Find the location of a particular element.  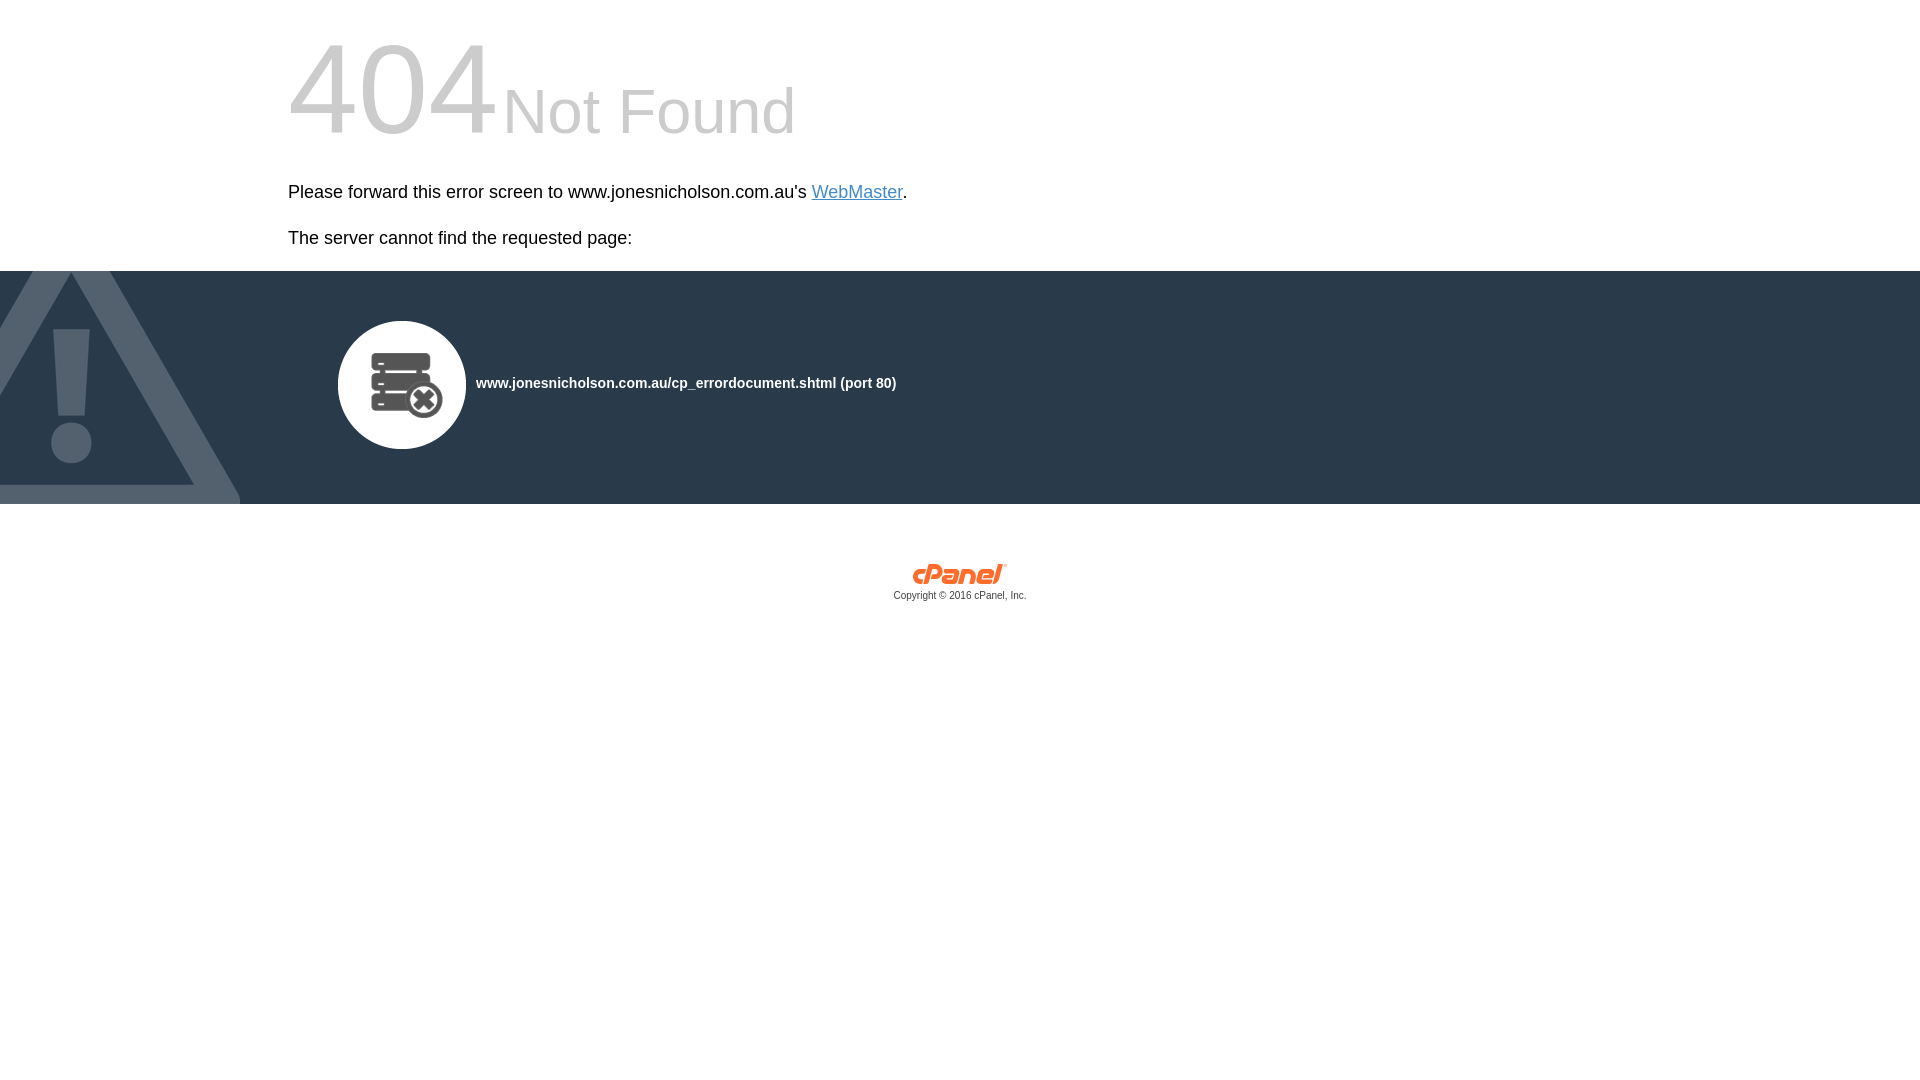

'WebMaster' is located at coordinates (811, 192).